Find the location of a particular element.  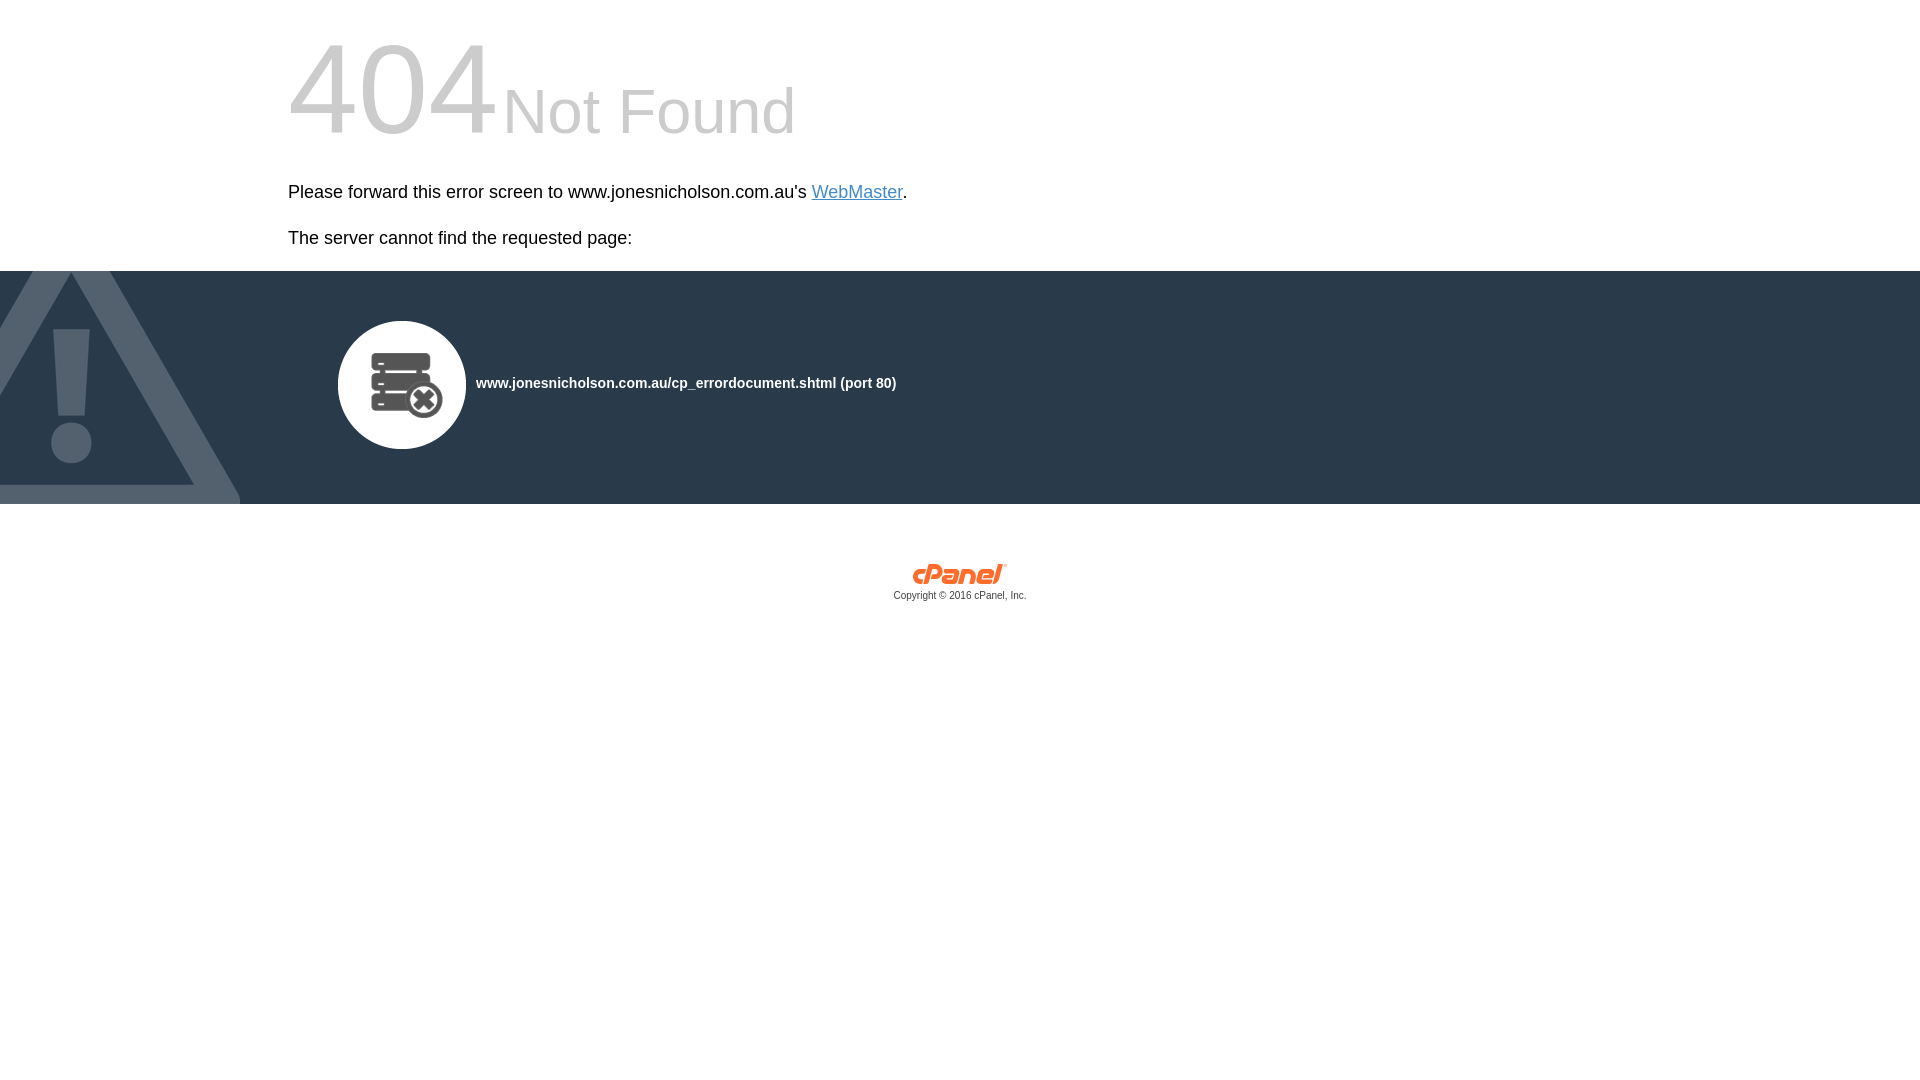

'WebMaster' is located at coordinates (811, 192).